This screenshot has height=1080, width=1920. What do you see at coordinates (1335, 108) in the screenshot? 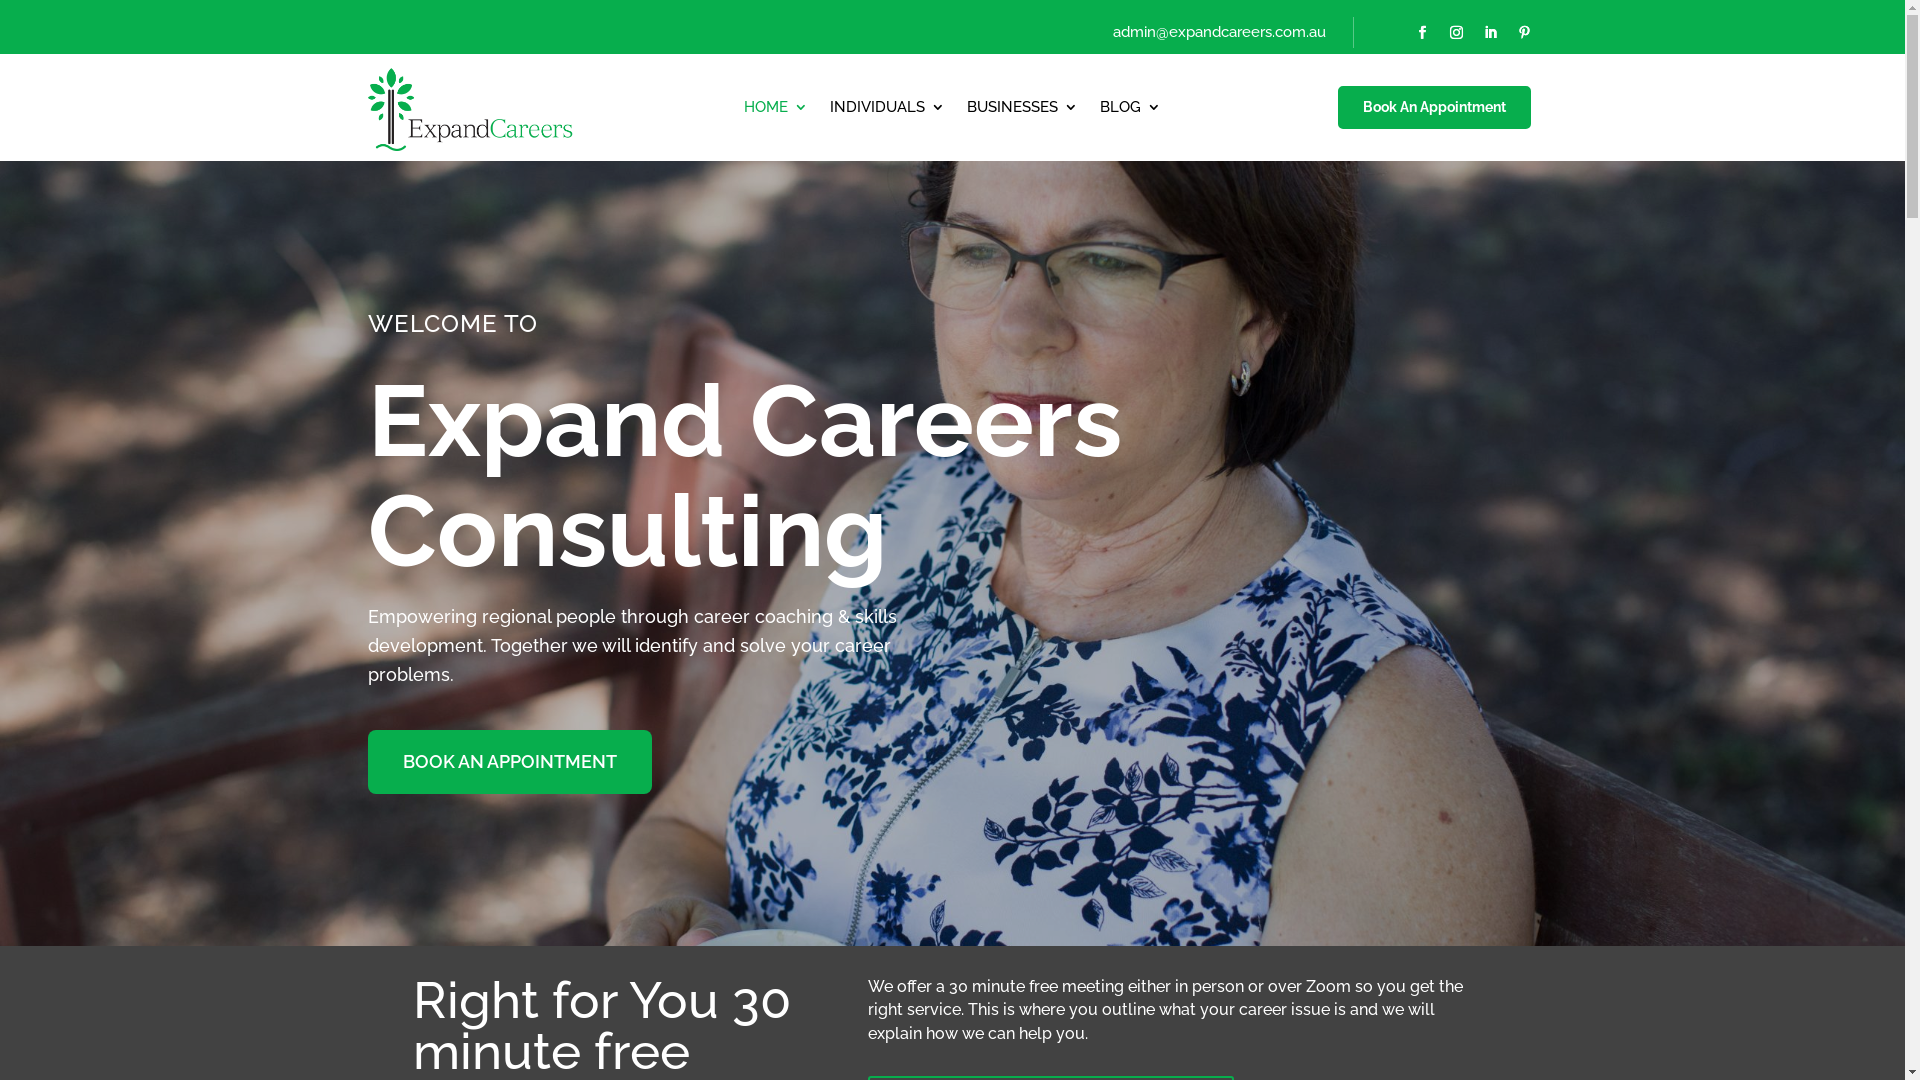
I see `'Book An Appointment'` at bounding box center [1335, 108].